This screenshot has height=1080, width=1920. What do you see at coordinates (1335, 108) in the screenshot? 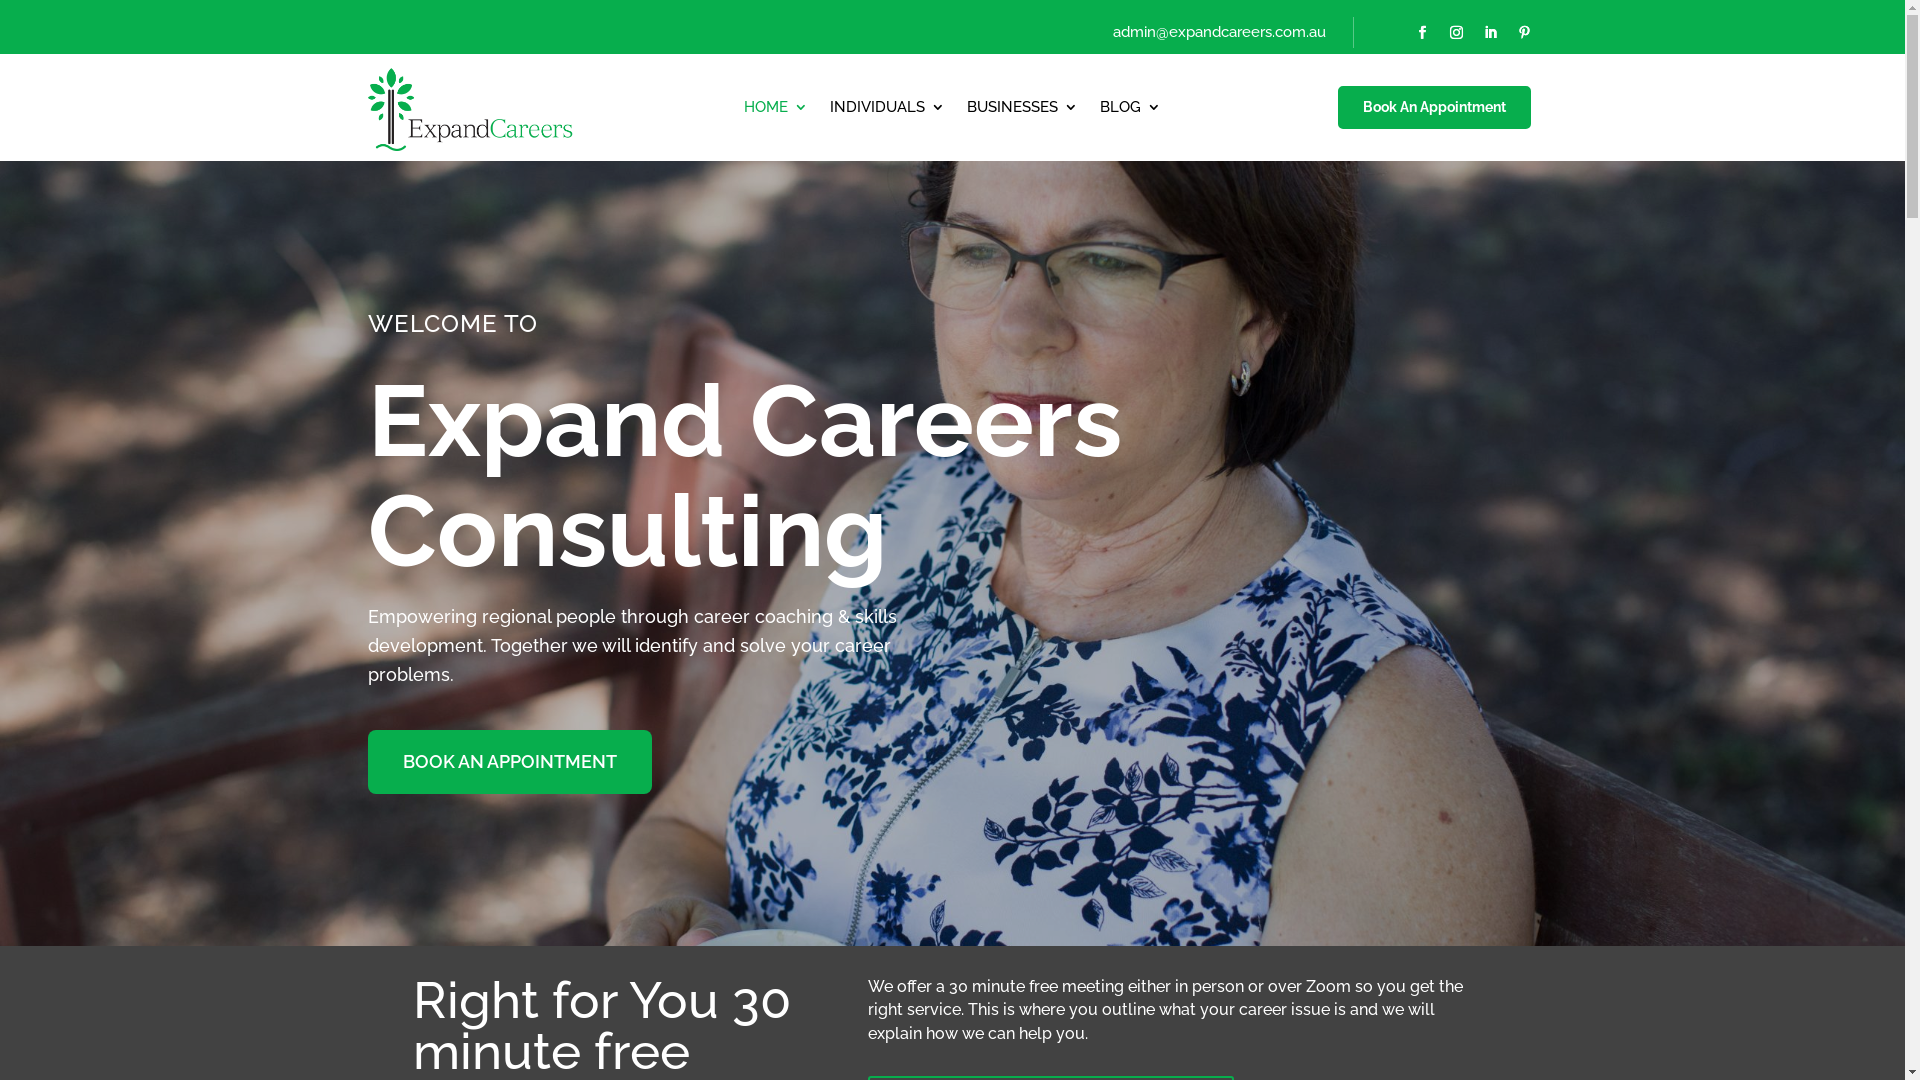
I see `'Book An Appointment'` at bounding box center [1335, 108].